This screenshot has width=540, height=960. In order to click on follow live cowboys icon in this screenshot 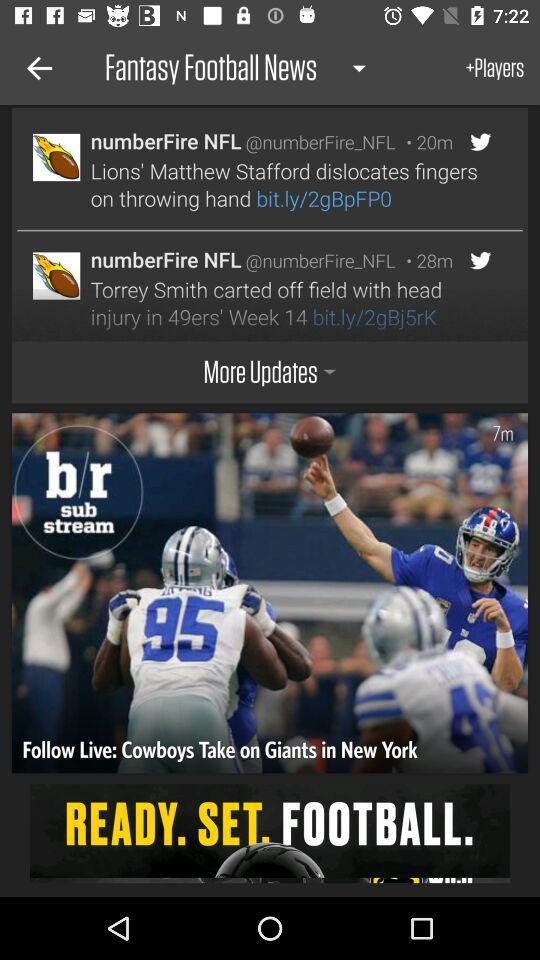, I will do `click(221, 752)`.